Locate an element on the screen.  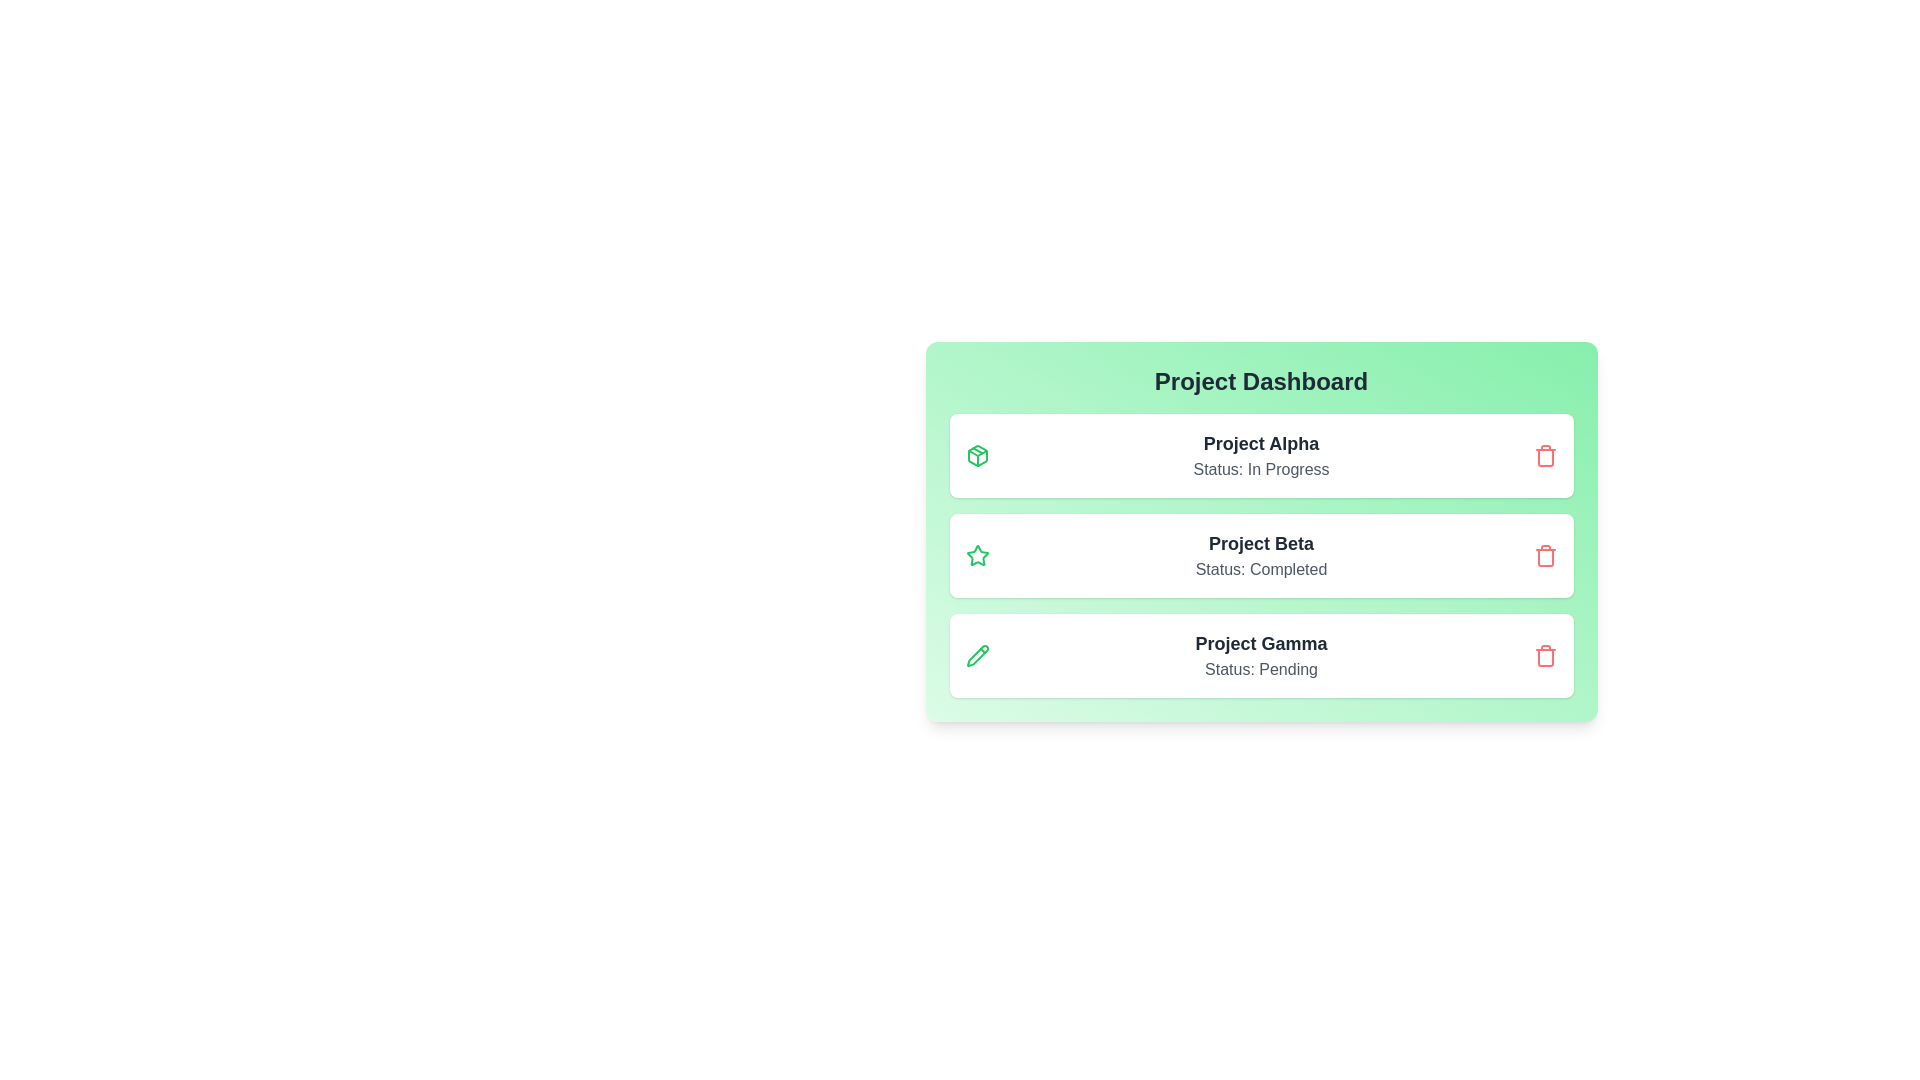
the details of the project Project Alpha is located at coordinates (1260, 455).